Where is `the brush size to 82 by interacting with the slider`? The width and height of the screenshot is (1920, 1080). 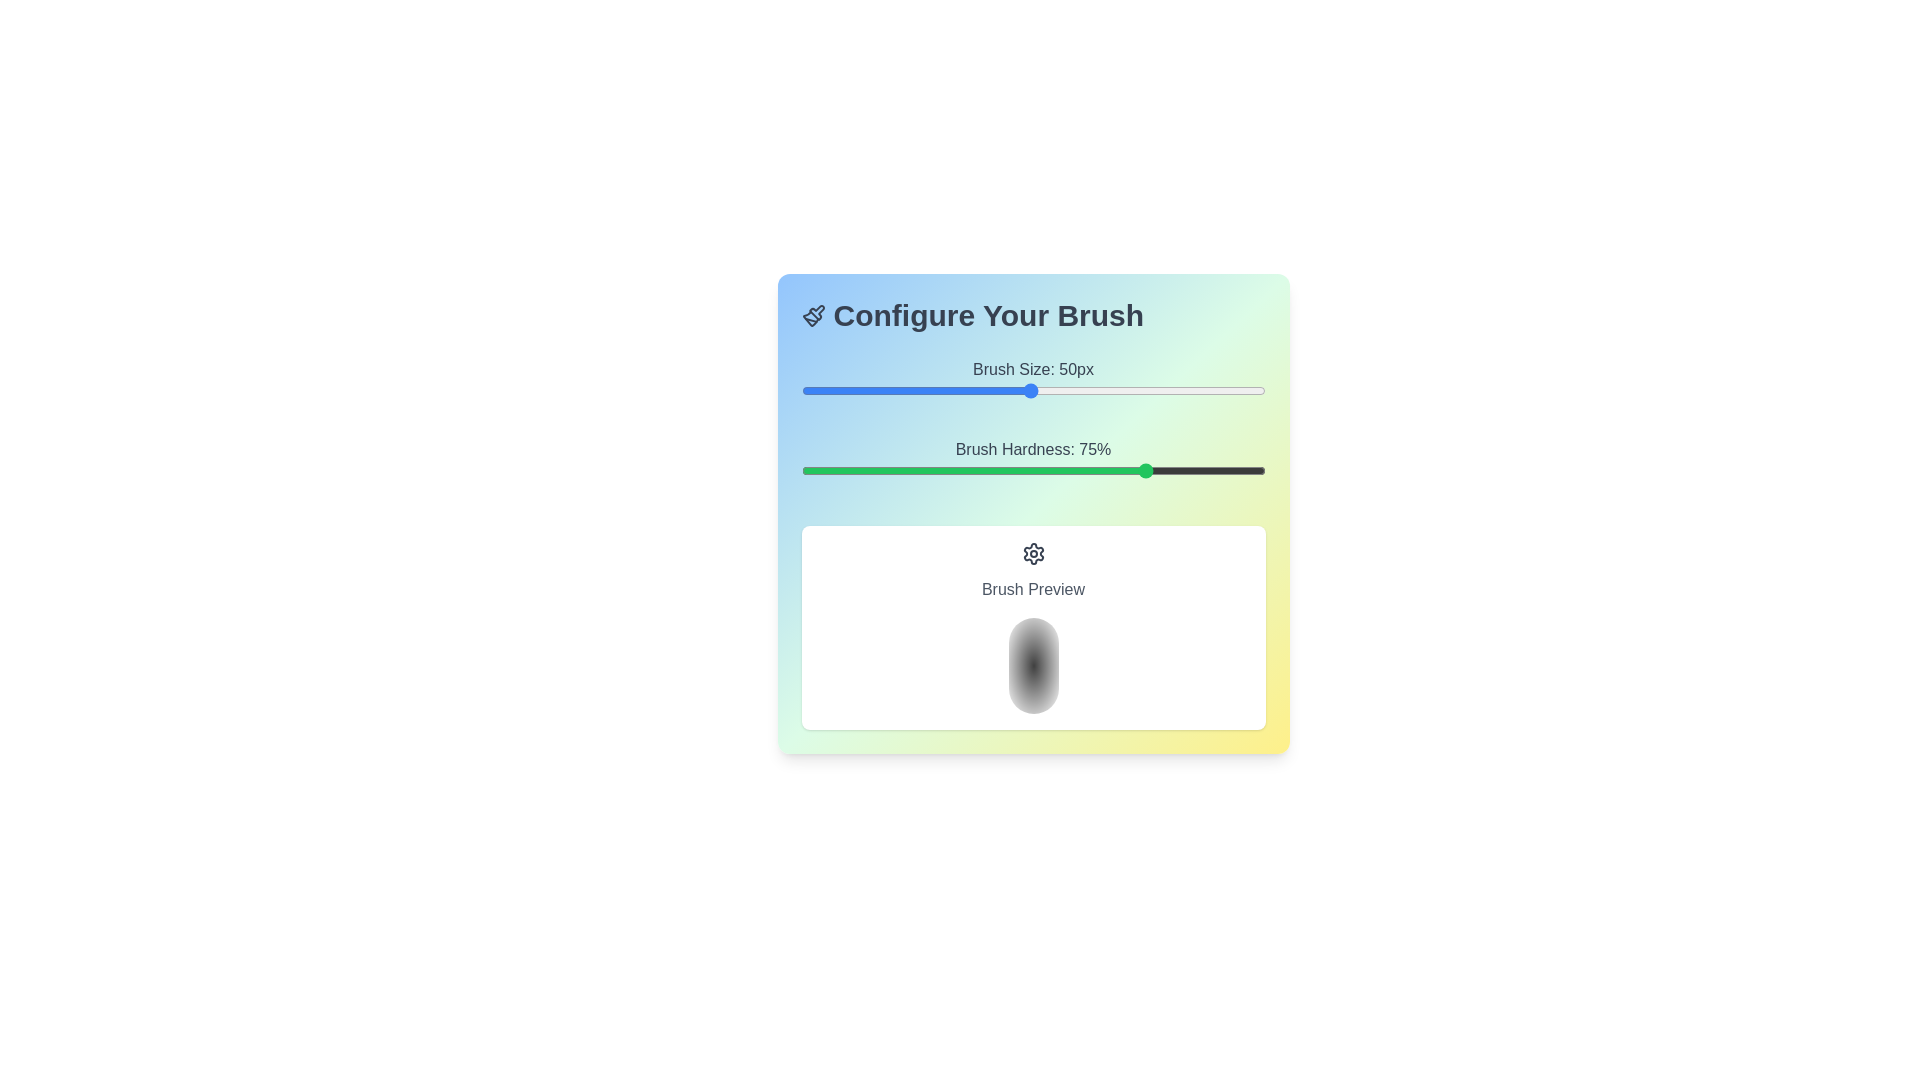 the brush size to 82 by interacting with the slider is located at coordinates (1181, 390).